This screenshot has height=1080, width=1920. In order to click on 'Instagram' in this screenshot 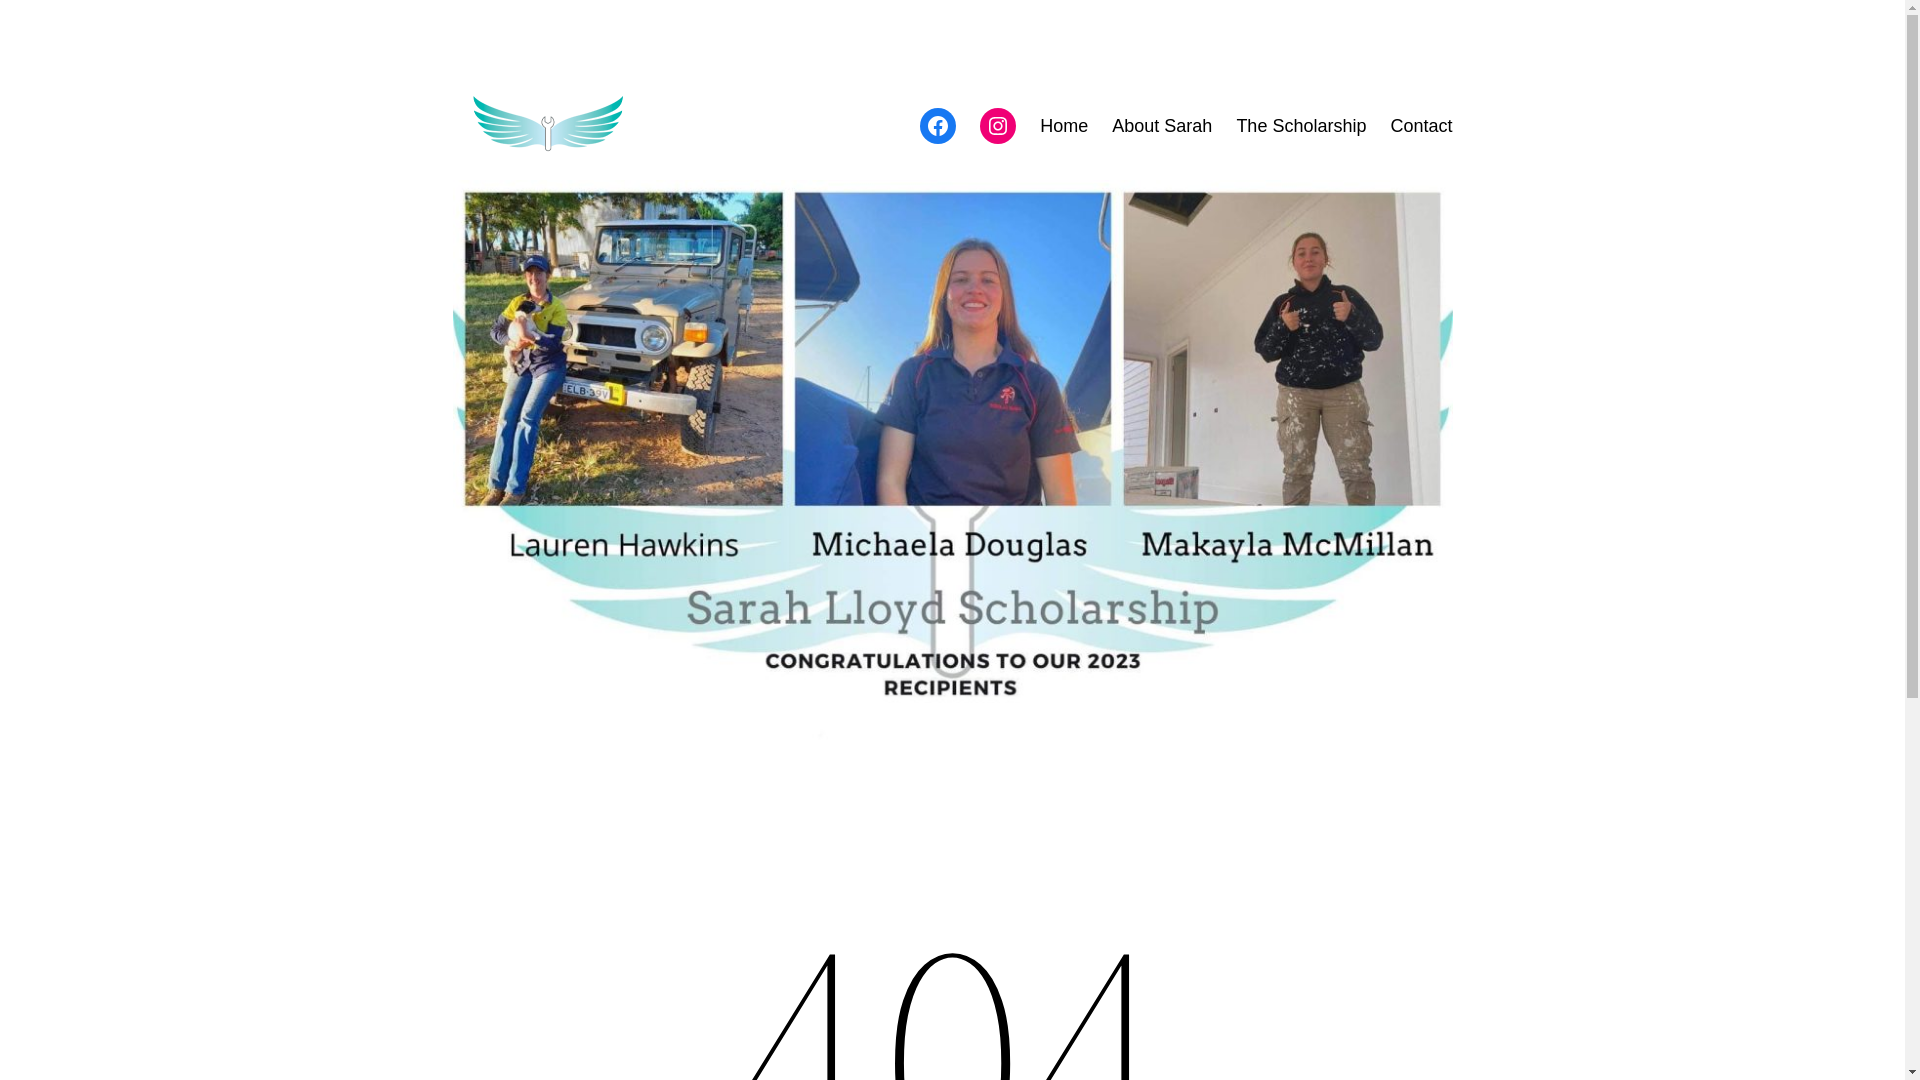, I will do `click(998, 126)`.